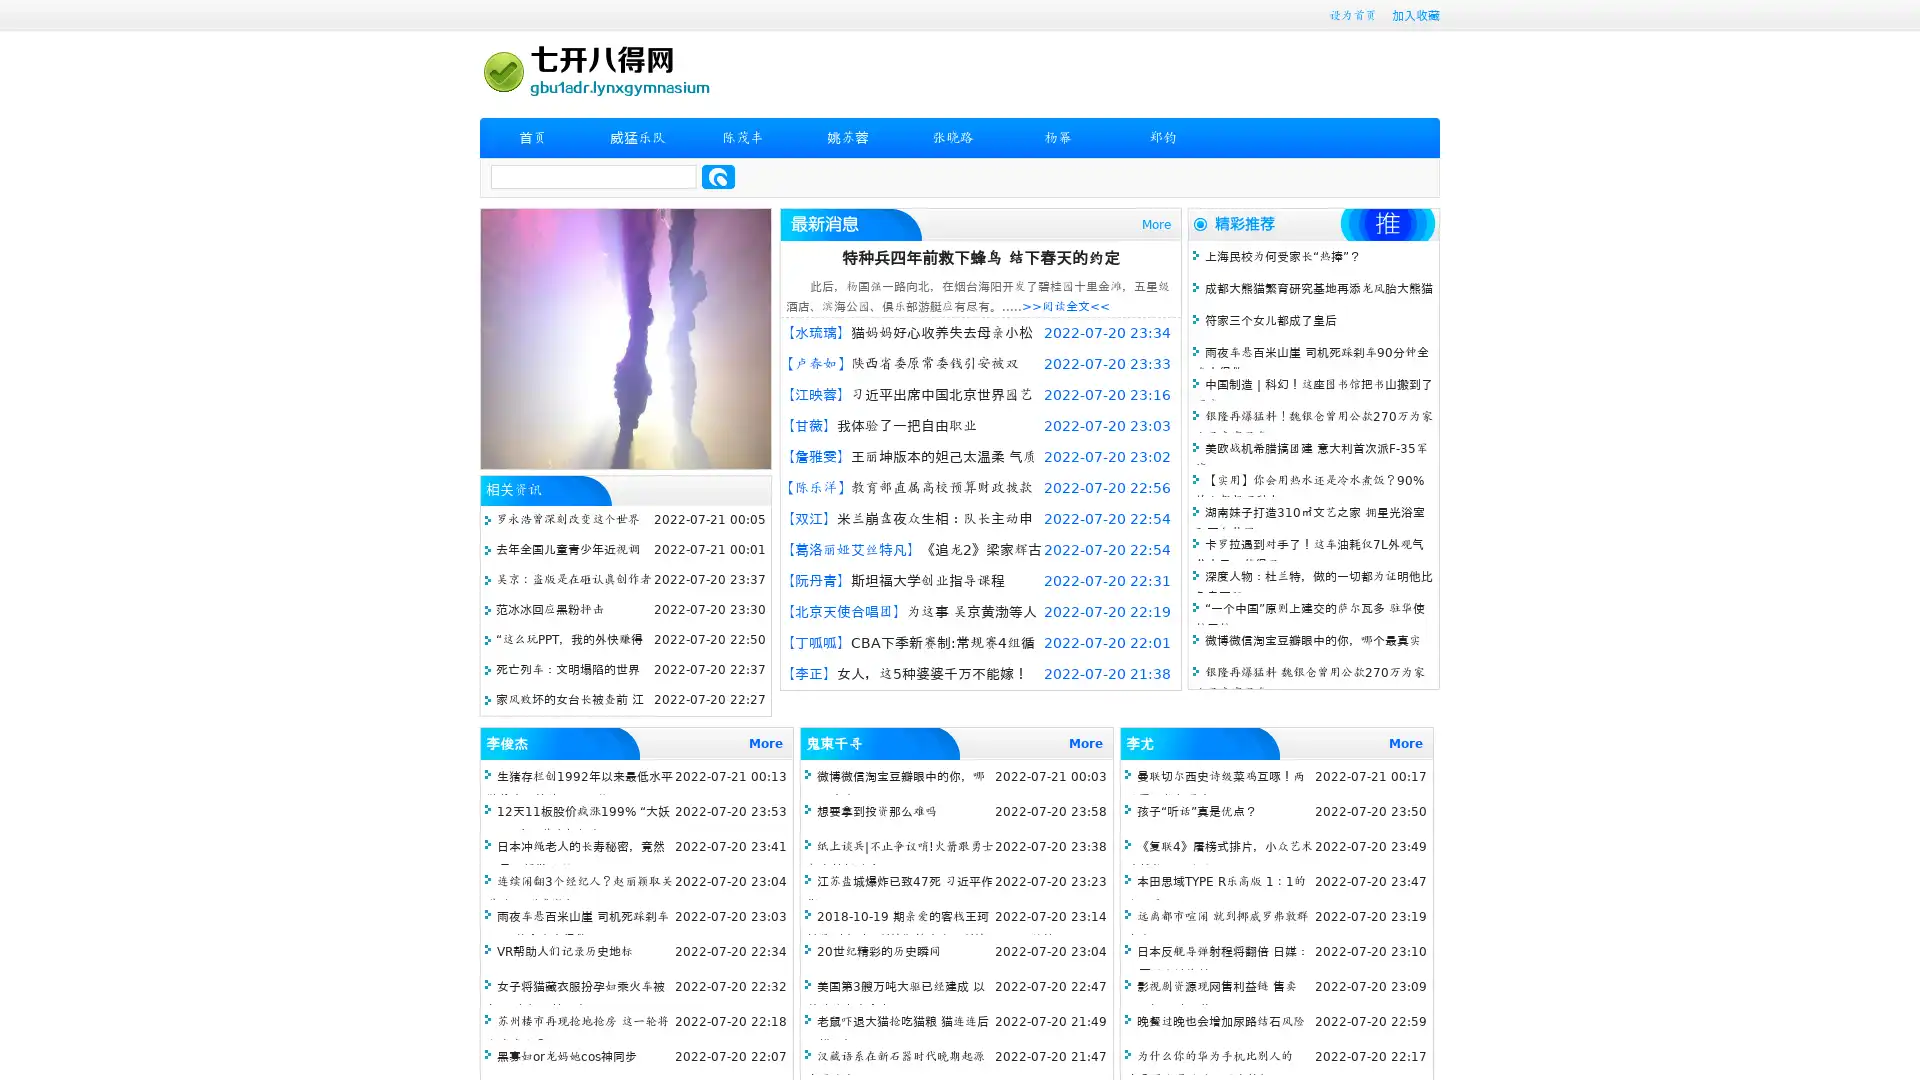  What do you see at coordinates (718, 176) in the screenshot?
I see `Search` at bounding box center [718, 176].